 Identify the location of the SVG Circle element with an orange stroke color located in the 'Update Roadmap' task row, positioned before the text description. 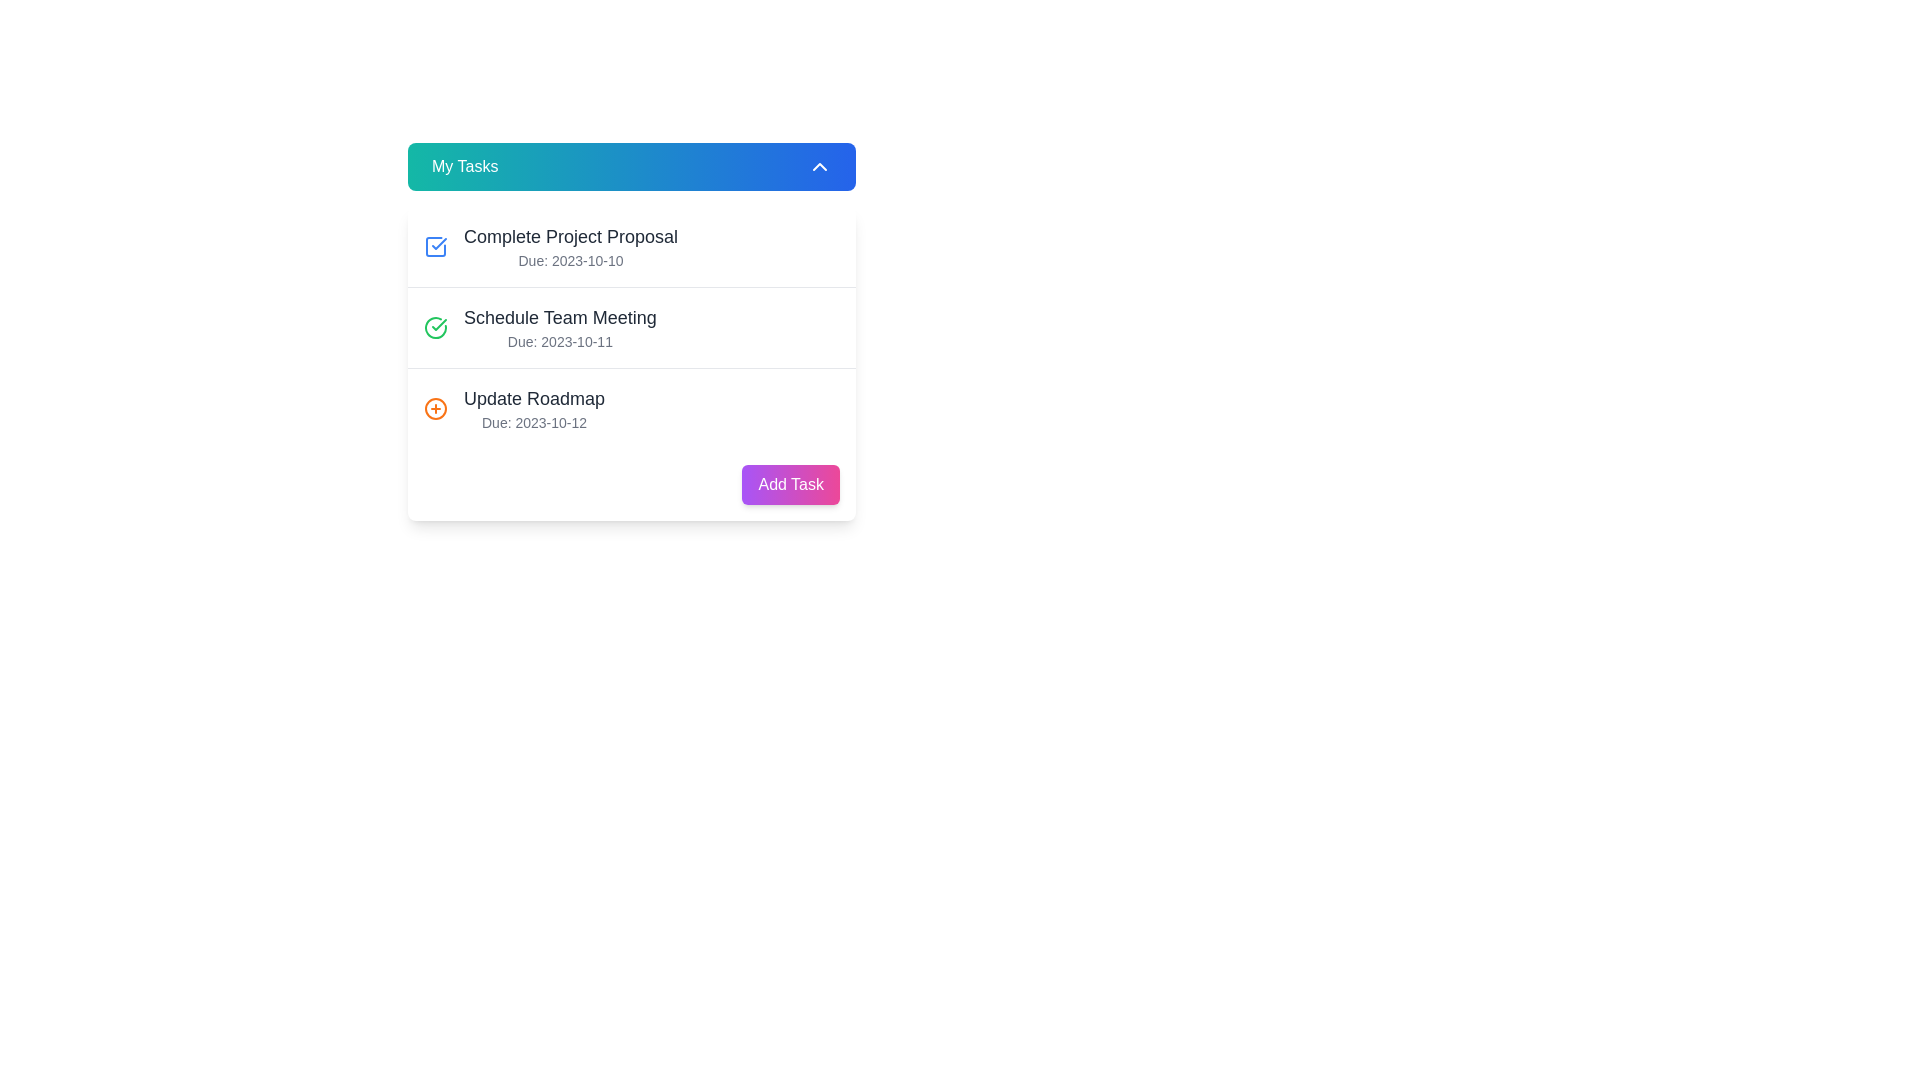
(435, 407).